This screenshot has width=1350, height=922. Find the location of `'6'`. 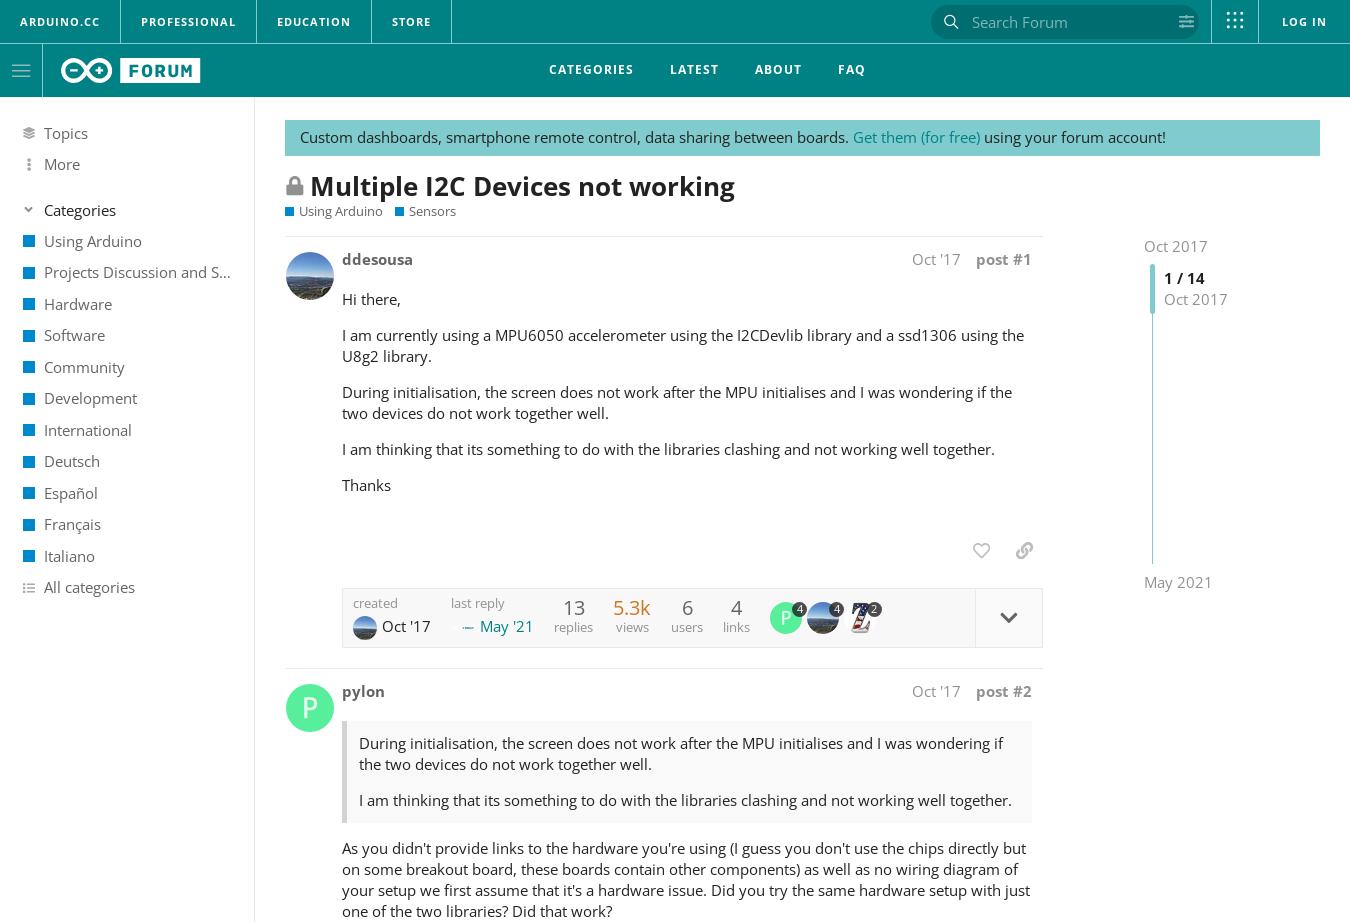

'6' is located at coordinates (685, 606).